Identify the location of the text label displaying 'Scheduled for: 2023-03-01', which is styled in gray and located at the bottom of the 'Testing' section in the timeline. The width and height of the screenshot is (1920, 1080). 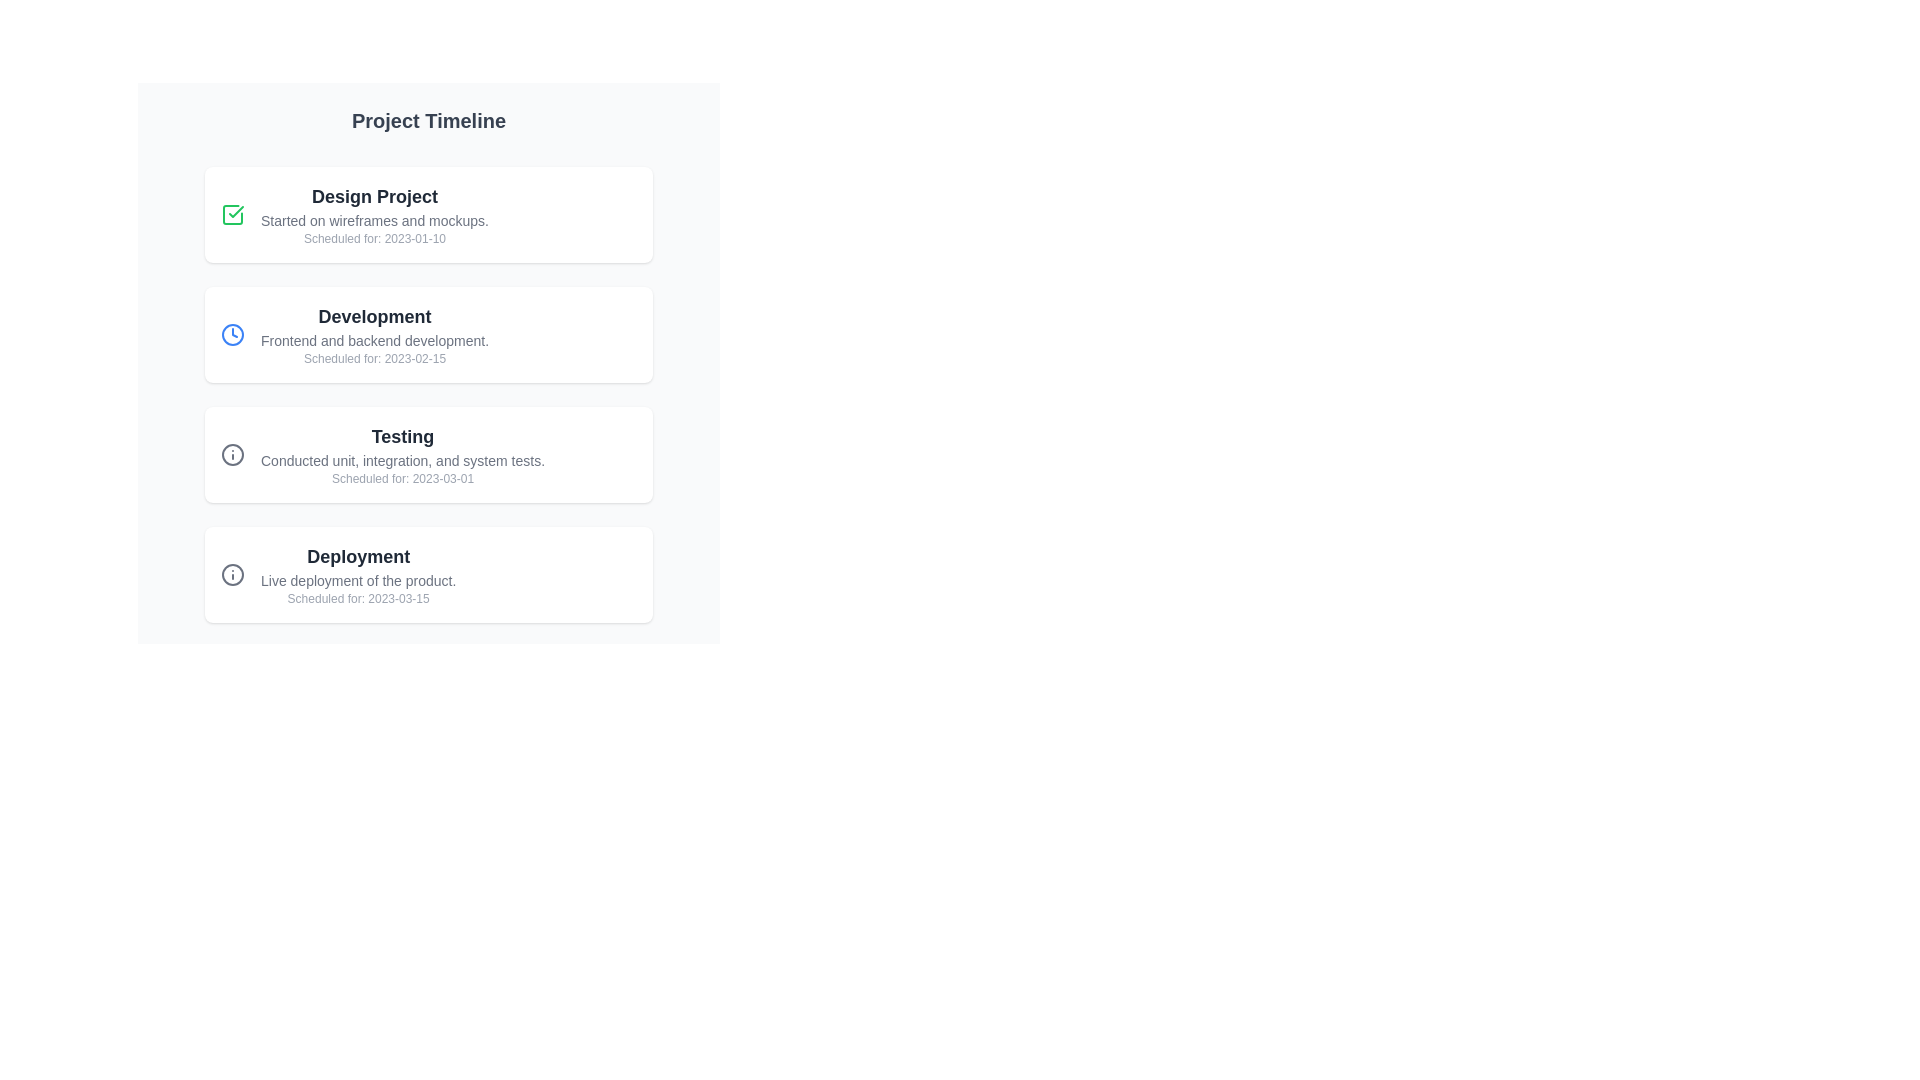
(402, 478).